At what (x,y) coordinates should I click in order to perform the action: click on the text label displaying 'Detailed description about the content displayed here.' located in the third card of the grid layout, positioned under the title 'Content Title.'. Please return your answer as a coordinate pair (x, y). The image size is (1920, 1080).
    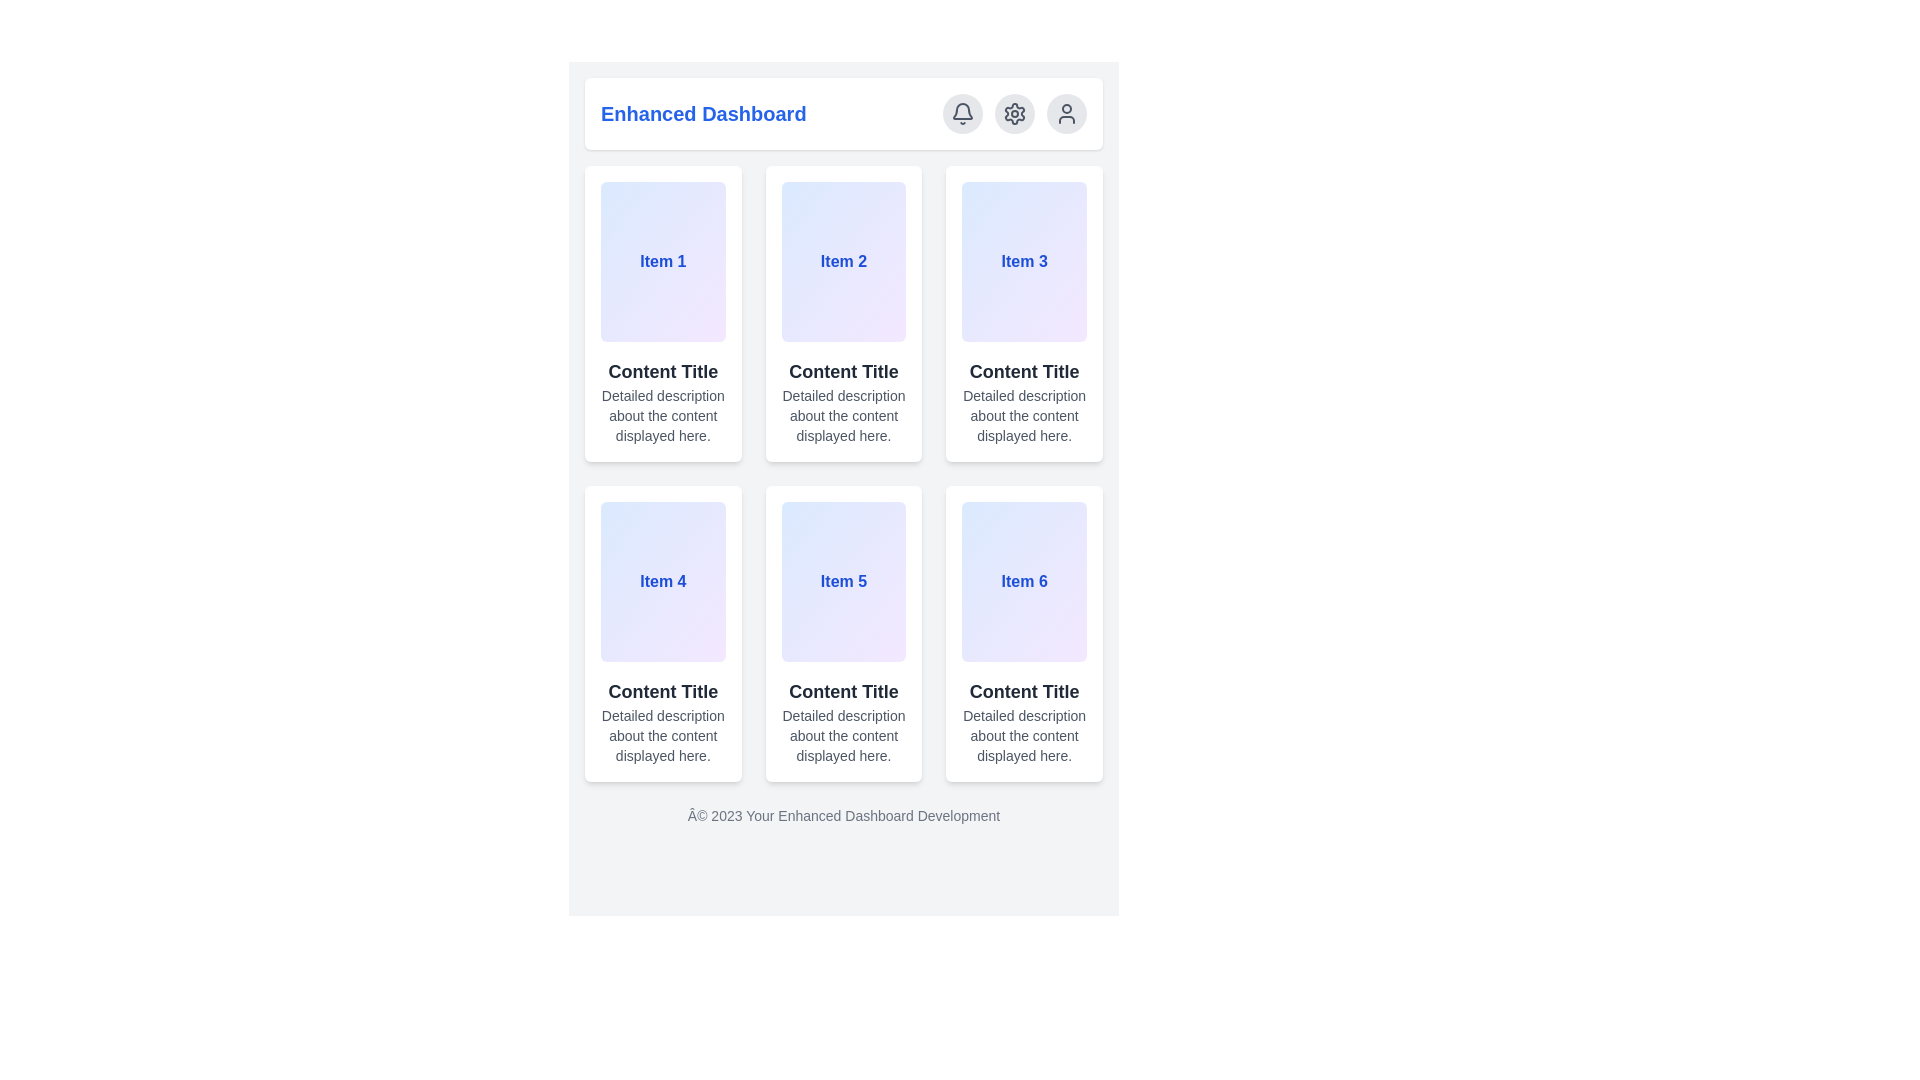
    Looking at the image, I should click on (1024, 415).